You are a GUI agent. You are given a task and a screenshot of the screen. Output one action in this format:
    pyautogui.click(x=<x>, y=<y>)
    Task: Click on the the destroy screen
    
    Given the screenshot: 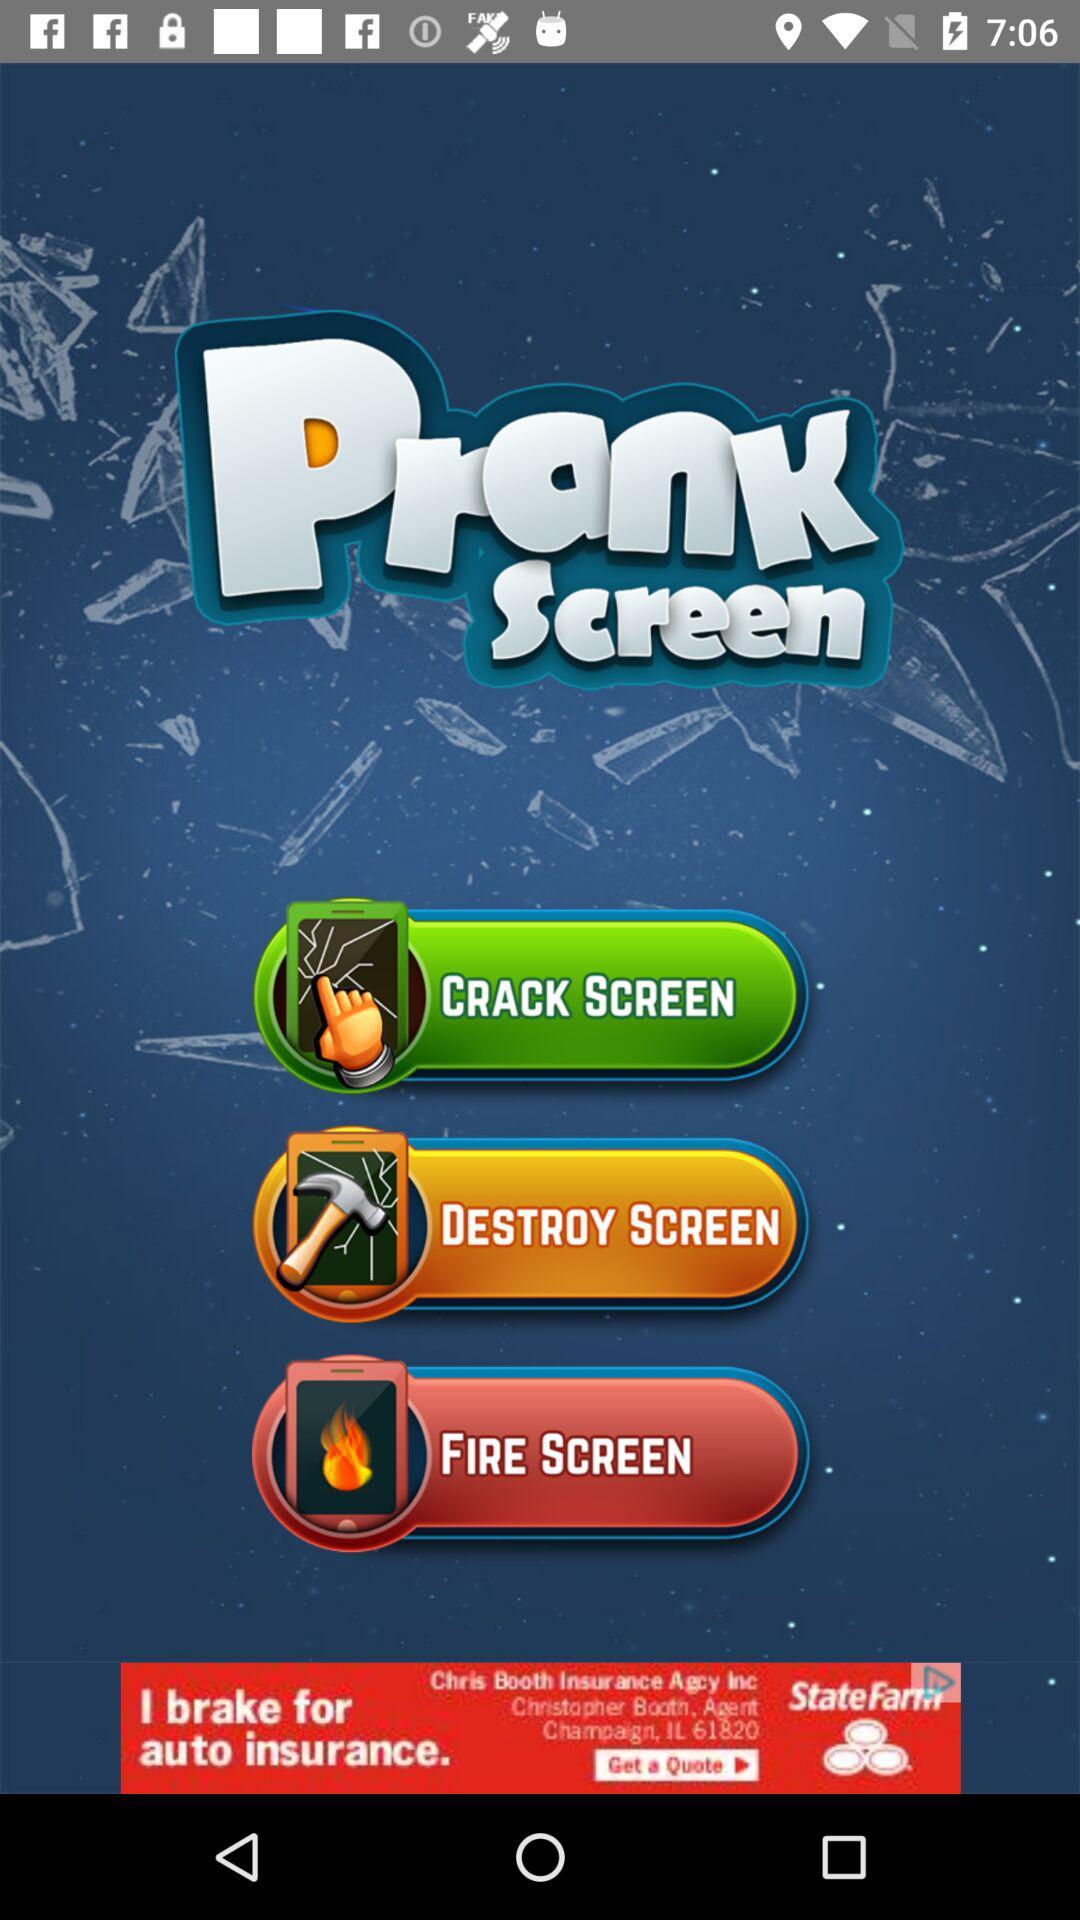 What is the action you would take?
    pyautogui.click(x=540, y=1231)
    